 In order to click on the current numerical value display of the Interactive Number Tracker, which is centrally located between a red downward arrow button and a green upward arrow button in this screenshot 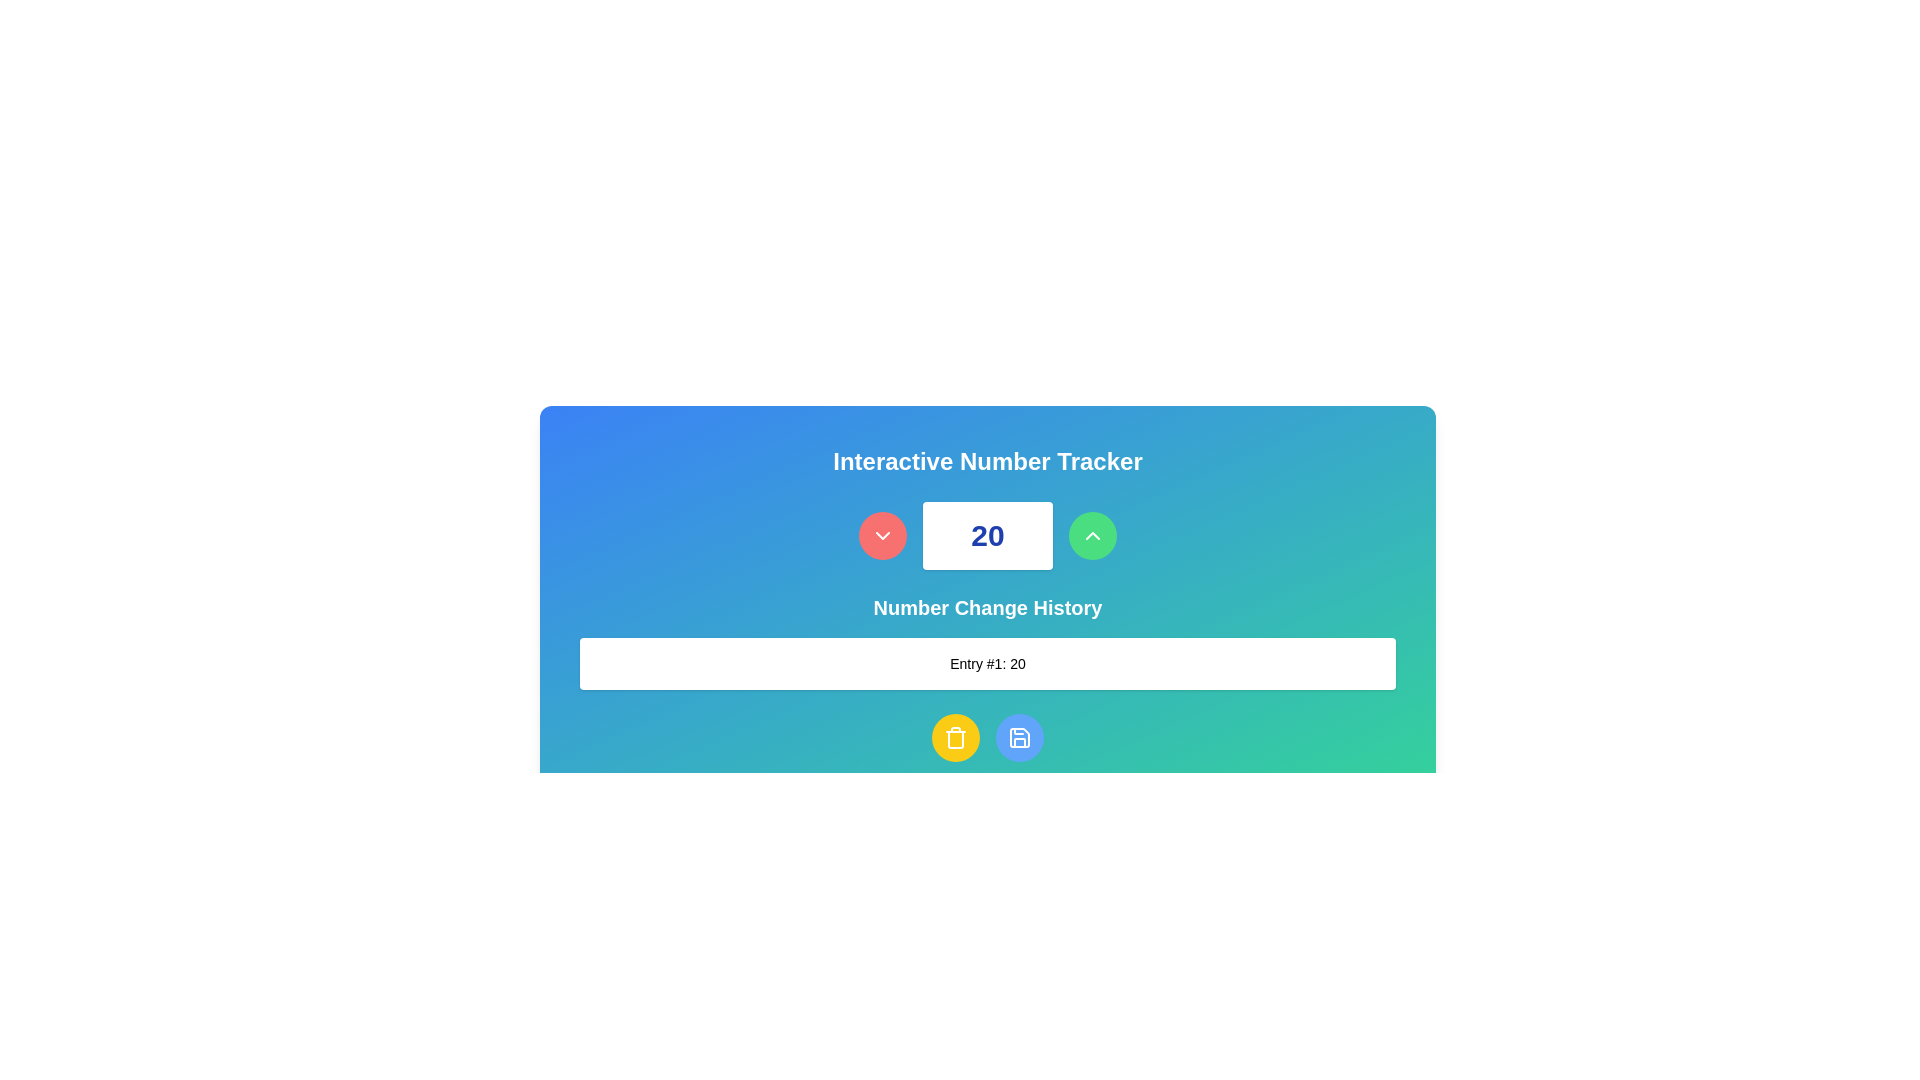, I will do `click(988, 535)`.